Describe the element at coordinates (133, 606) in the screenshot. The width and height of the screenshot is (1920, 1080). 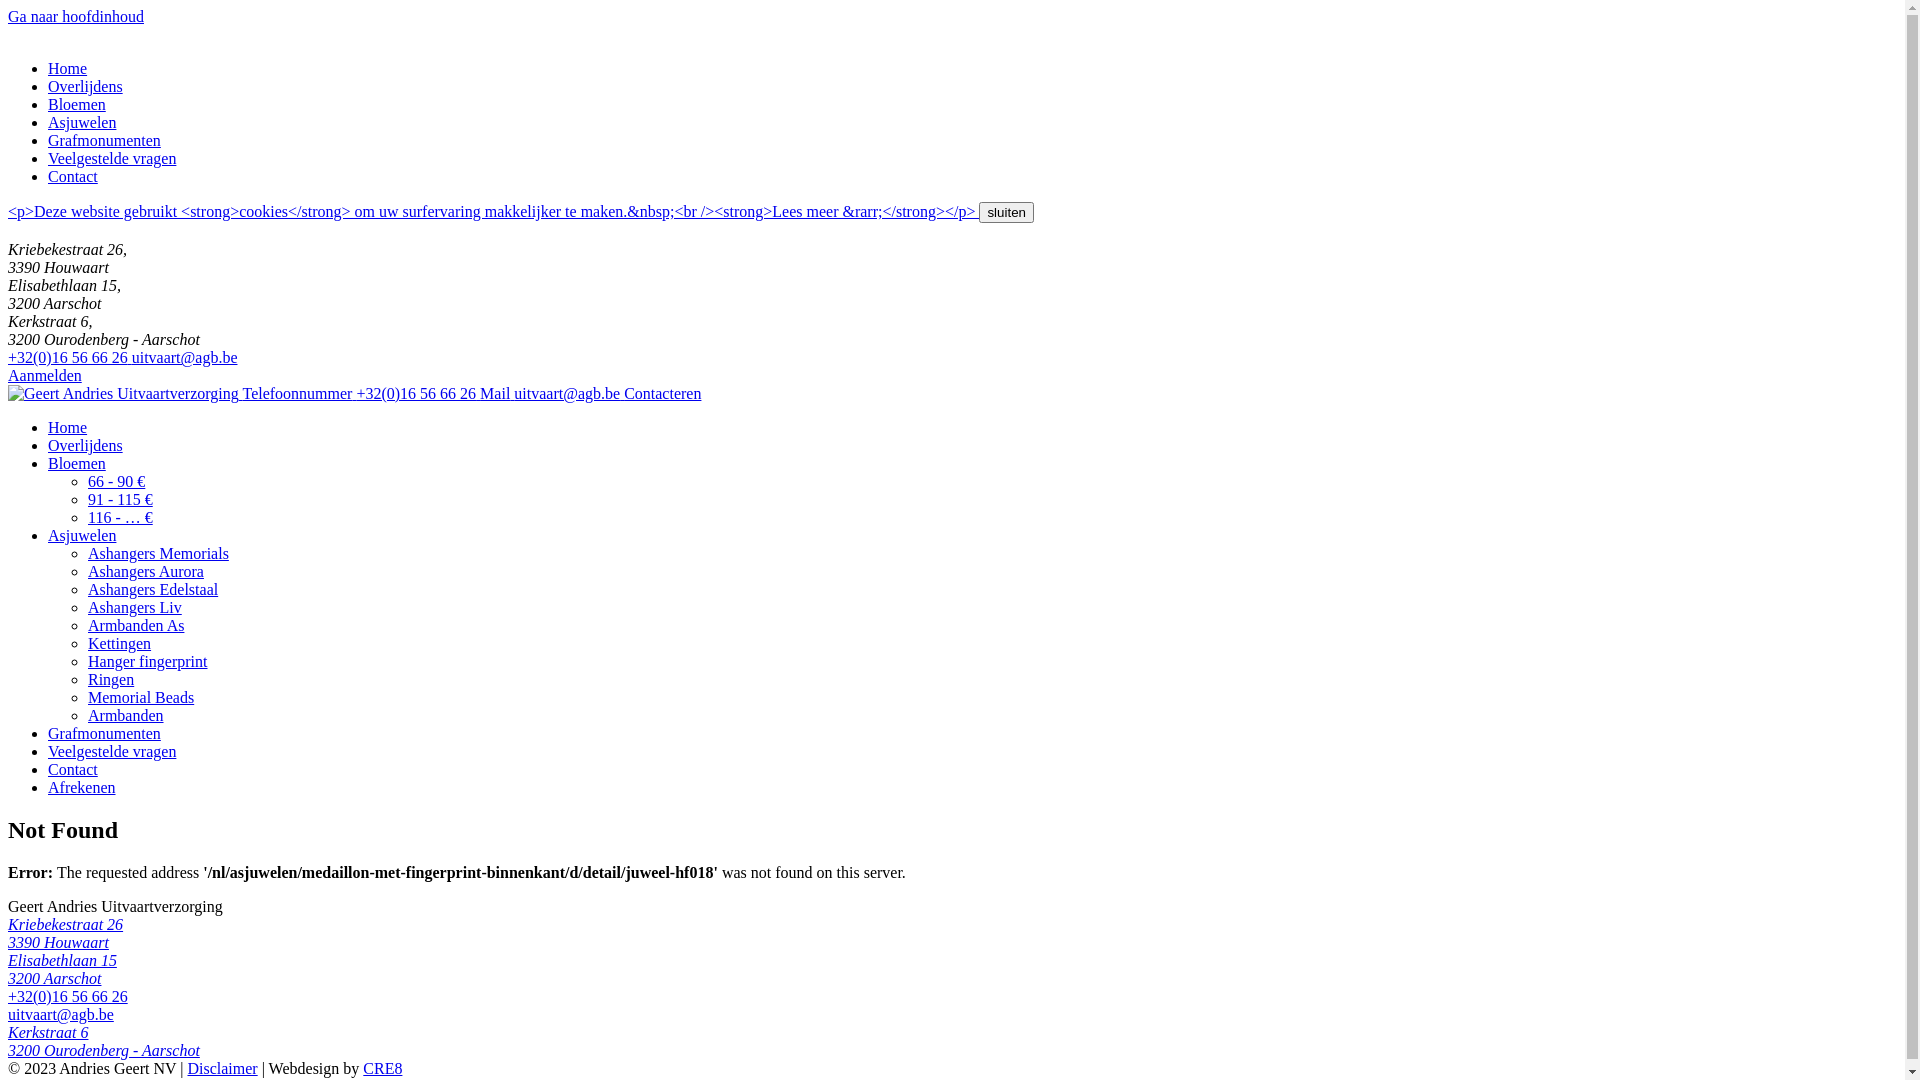
I see `'Ashangers Liv'` at that location.